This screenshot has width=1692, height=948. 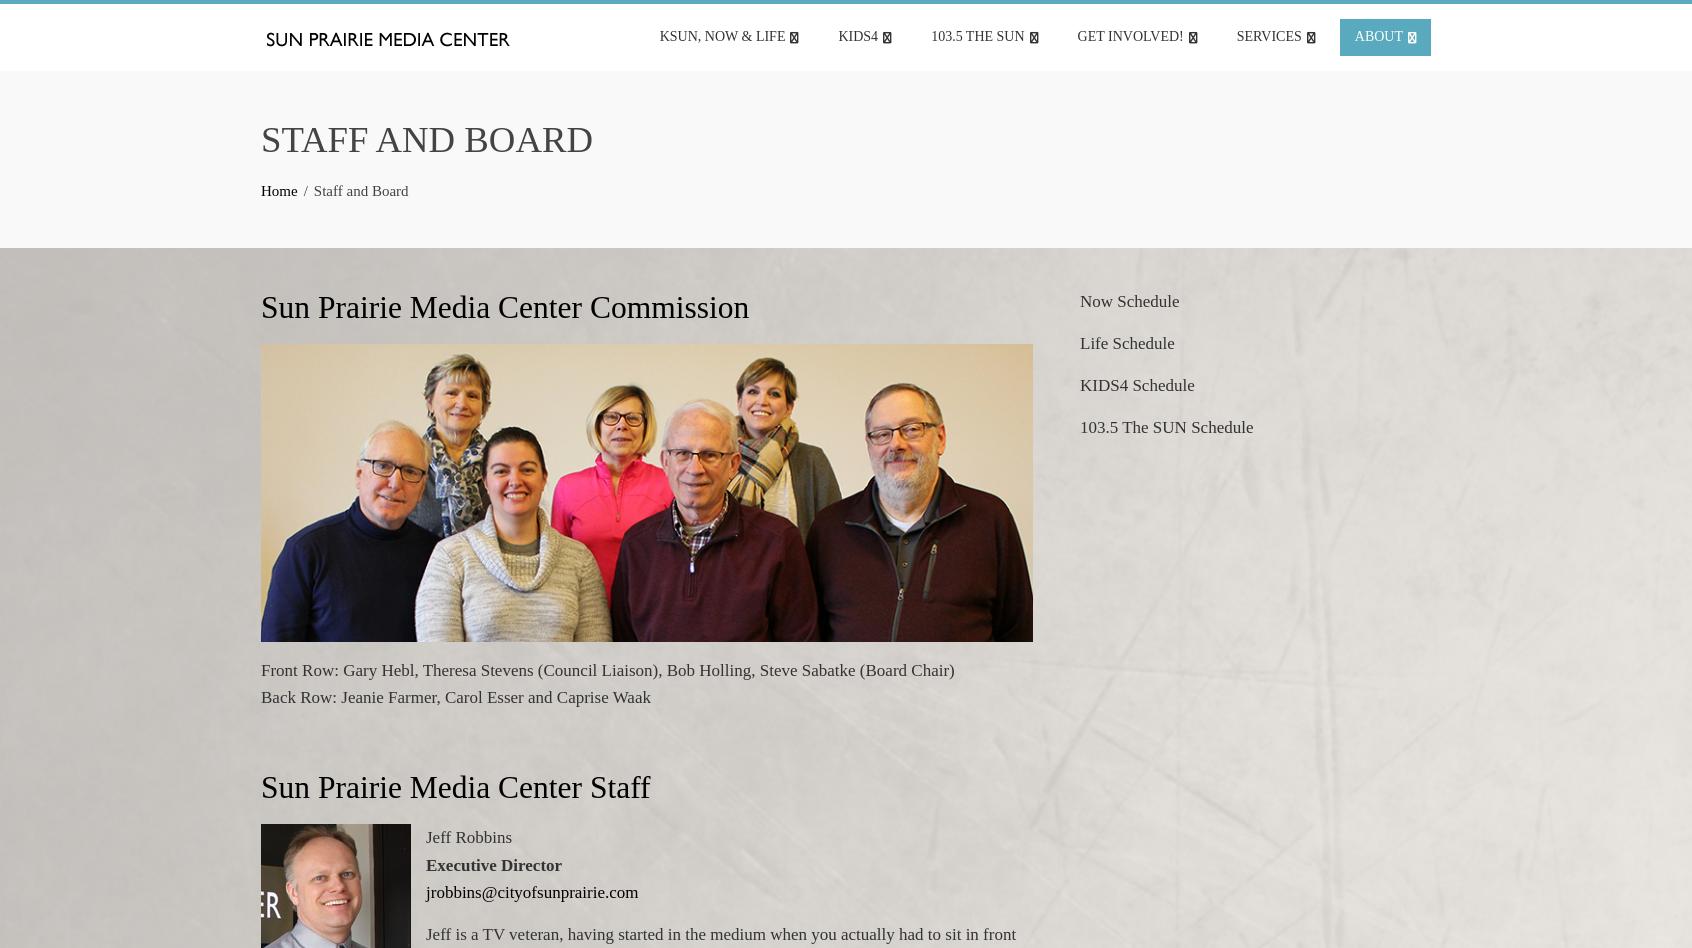 What do you see at coordinates (977, 36) in the screenshot?
I see `'103.5 The SUN'` at bounding box center [977, 36].